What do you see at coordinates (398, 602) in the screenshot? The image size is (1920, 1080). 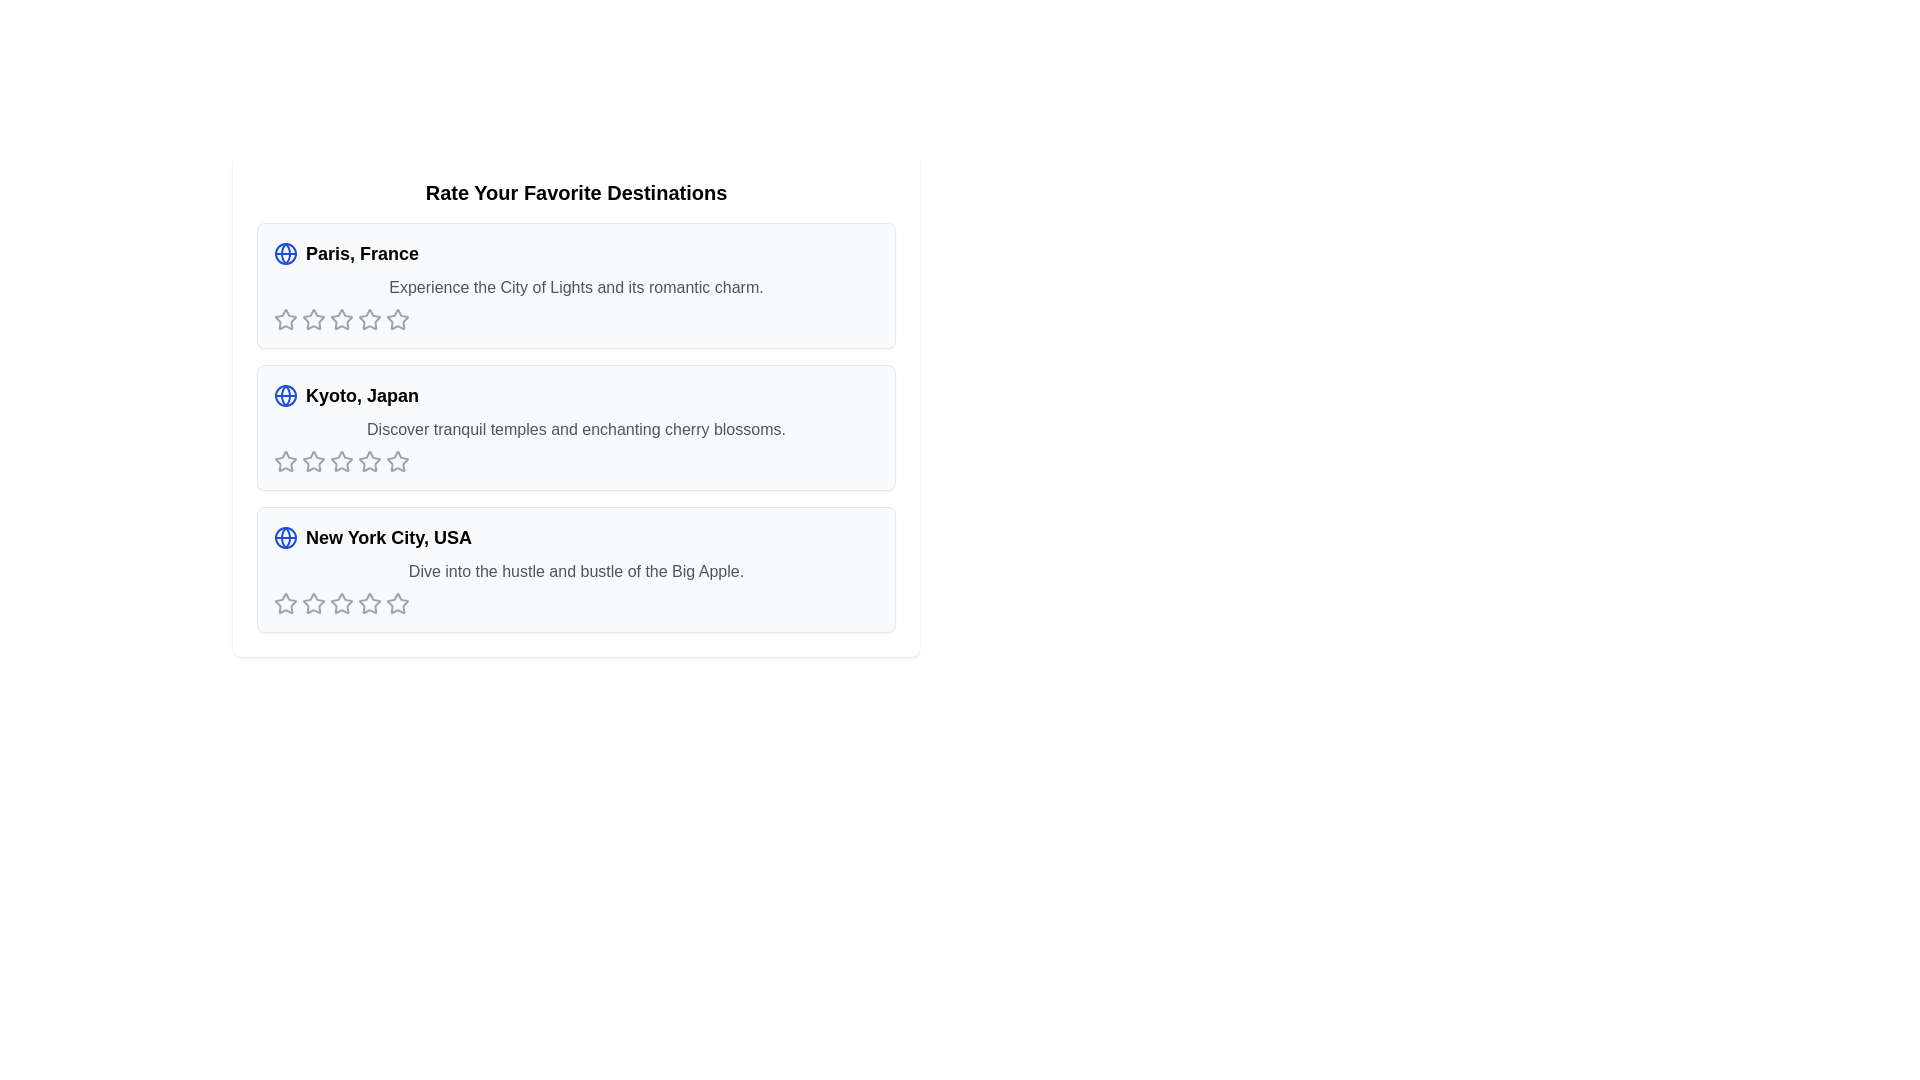 I see `the fifth rating star icon, which is outlined in light gray and located beneath the 'New York City, USA' section` at bounding box center [398, 602].